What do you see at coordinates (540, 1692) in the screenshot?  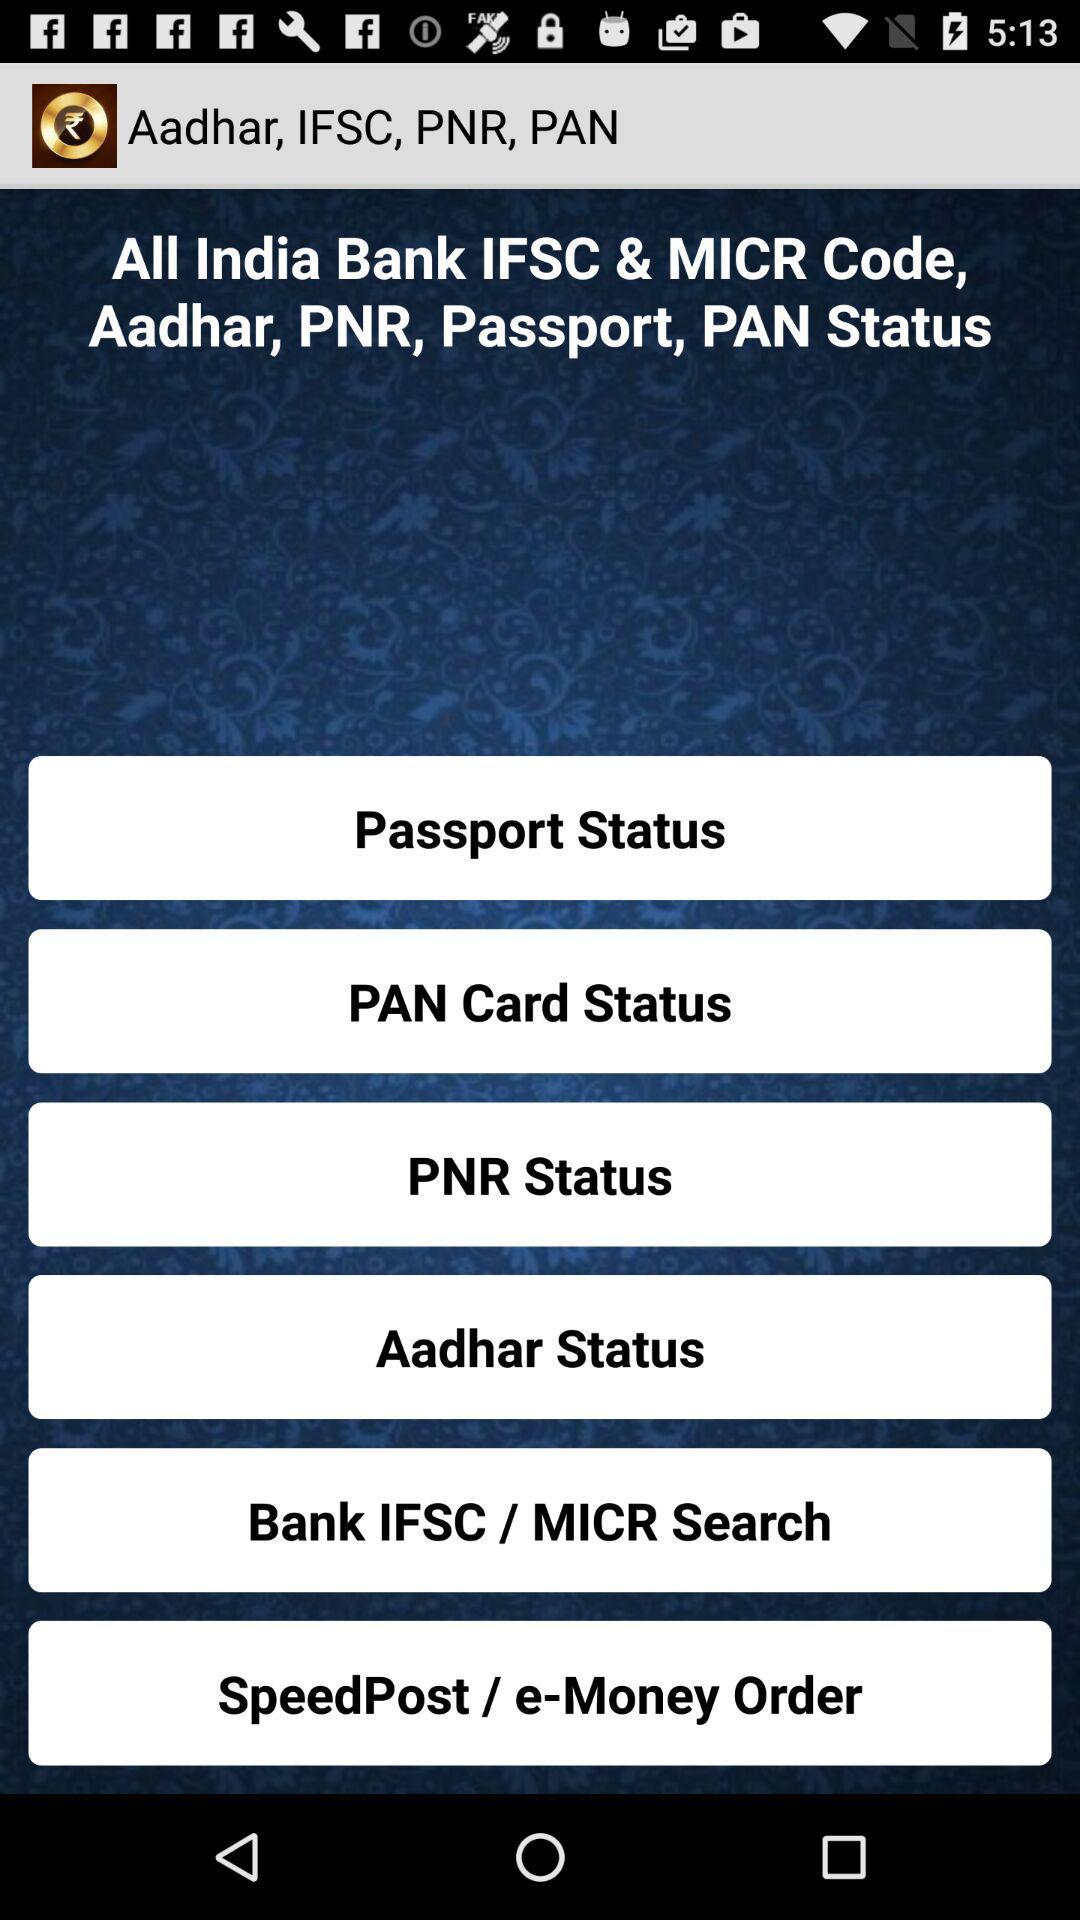 I see `the speedpost e money icon` at bounding box center [540, 1692].